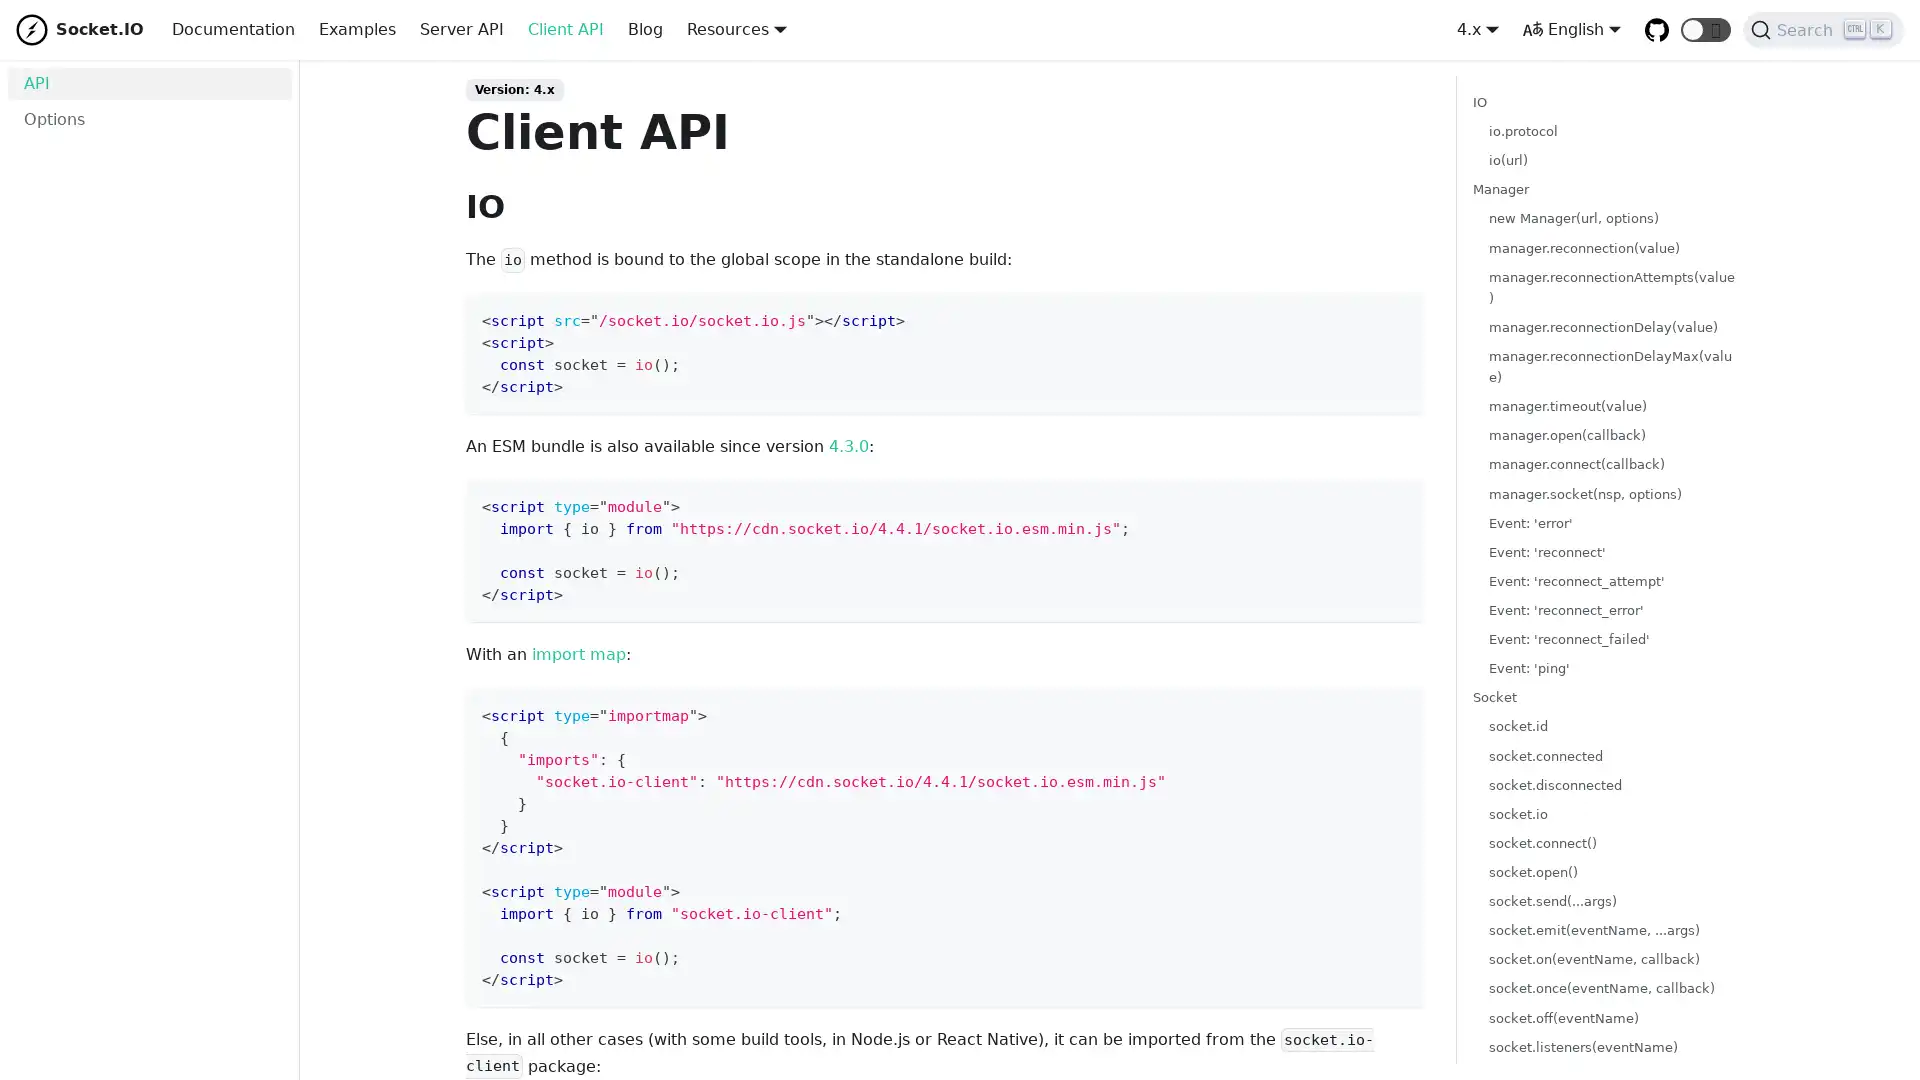  I want to click on Search, so click(1823, 30).